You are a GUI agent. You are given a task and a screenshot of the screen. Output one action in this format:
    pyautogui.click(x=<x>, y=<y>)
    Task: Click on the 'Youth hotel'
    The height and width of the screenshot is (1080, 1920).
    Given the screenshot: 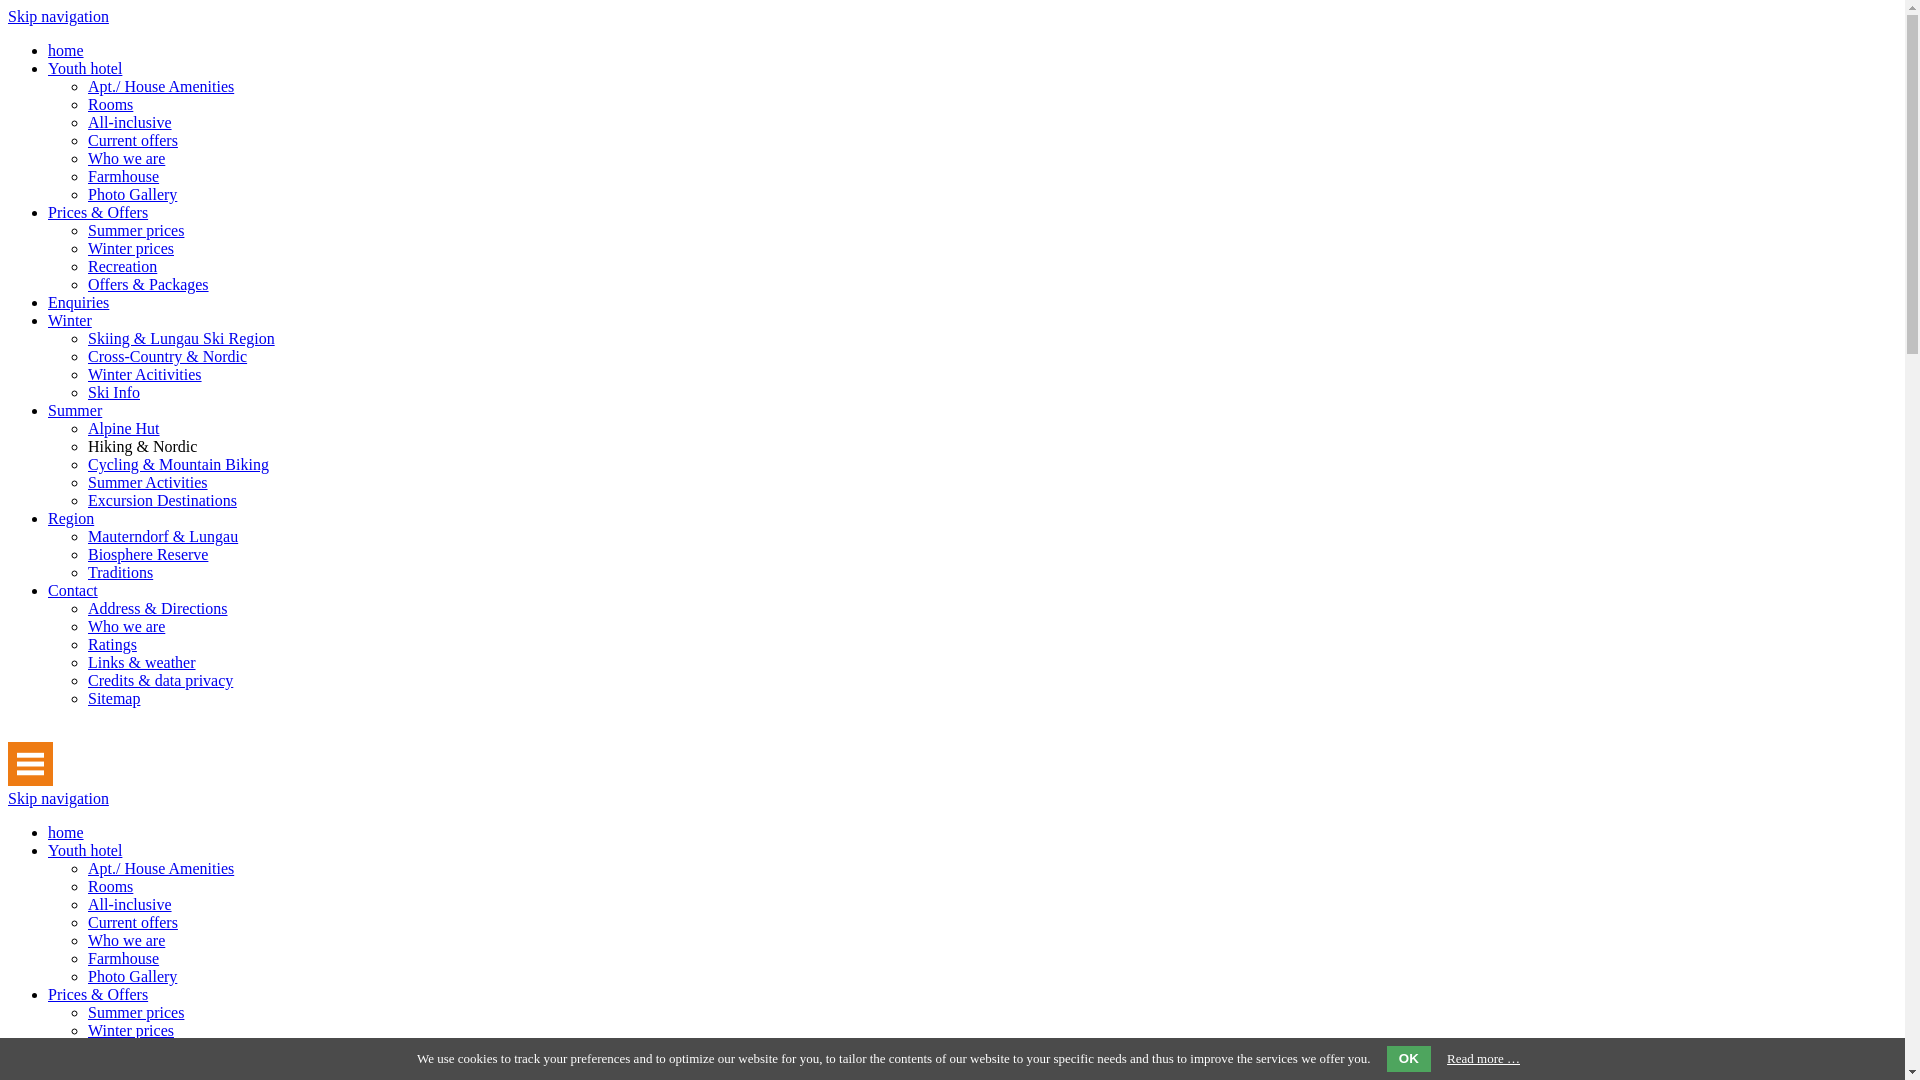 What is the action you would take?
    pyautogui.click(x=84, y=850)
    